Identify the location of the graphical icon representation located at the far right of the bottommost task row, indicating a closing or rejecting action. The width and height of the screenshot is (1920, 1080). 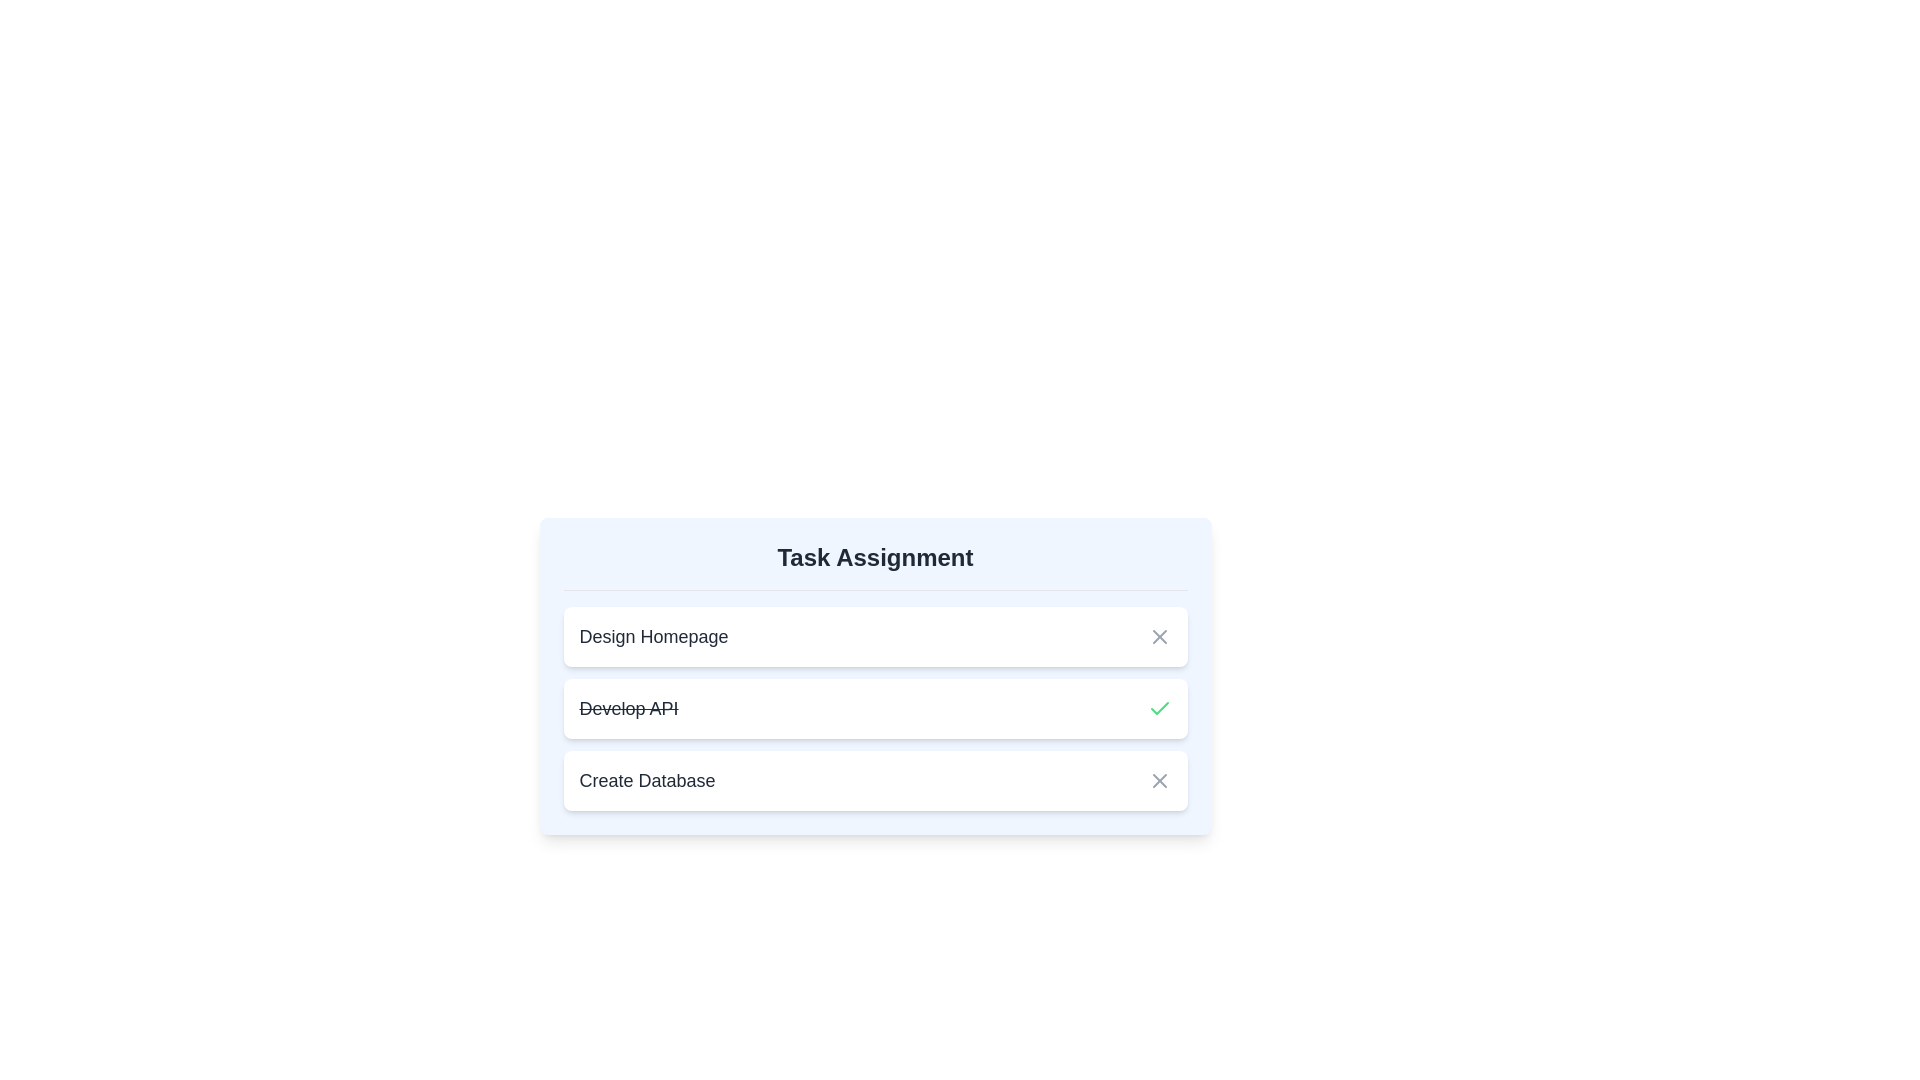
(1159, 779).